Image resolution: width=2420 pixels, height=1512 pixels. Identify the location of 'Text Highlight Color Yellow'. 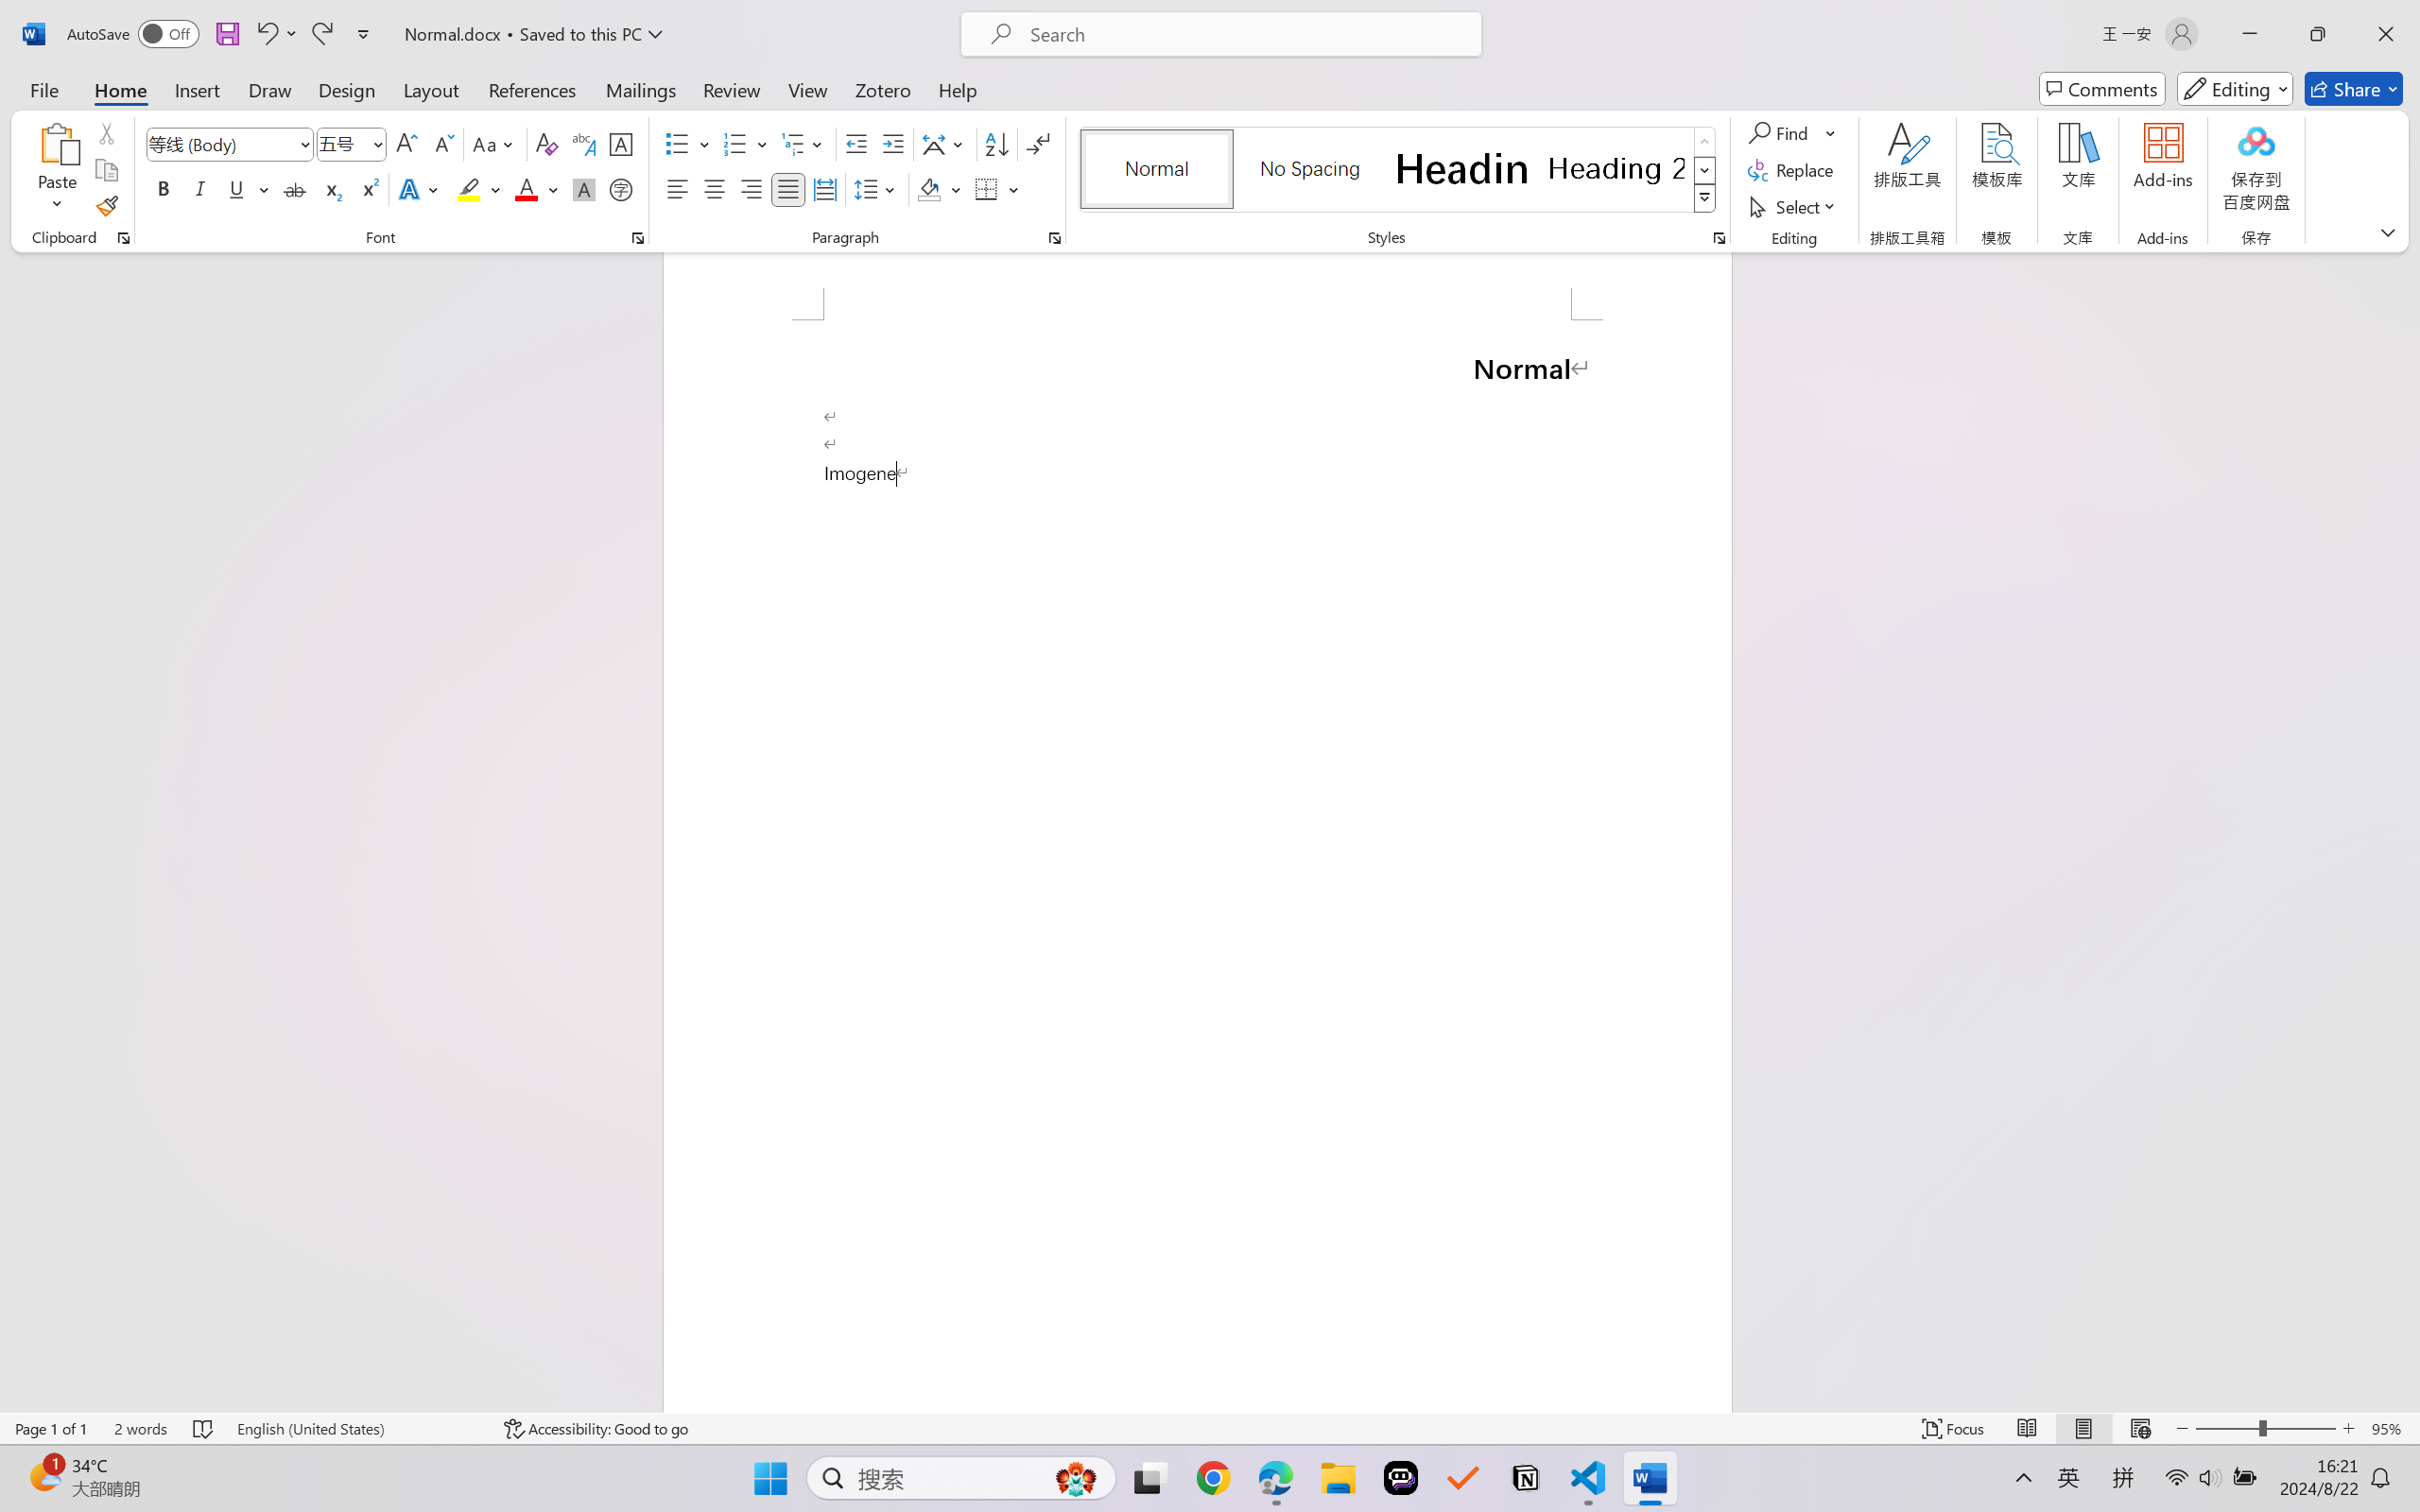
(468, 188).